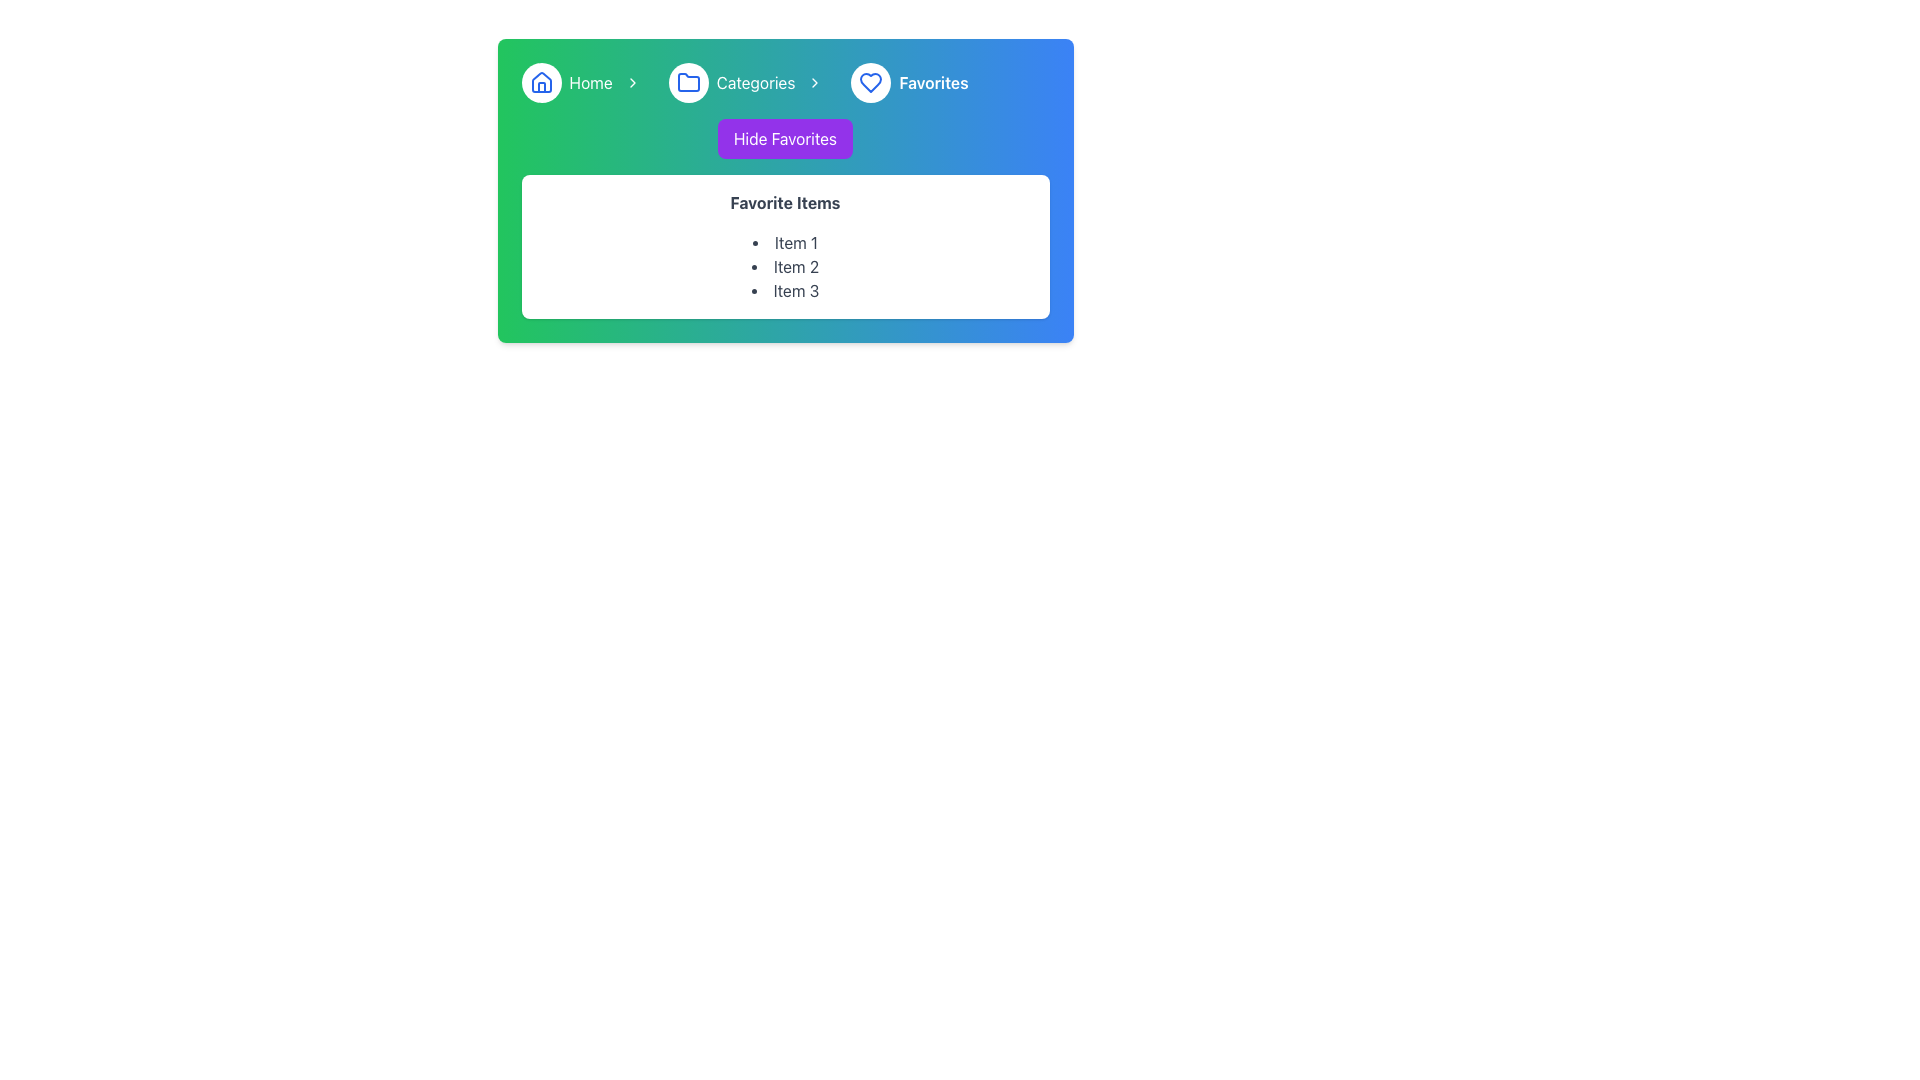 The image size is (1920, 1080). Describe the element at coordinates (909, 82) in the screenshot. I see `the light blue heart icon in the 'Favorites' Breadcrumb navigation link, which is the third element in the sequence after 'Home' and 'Categories'` at that location.